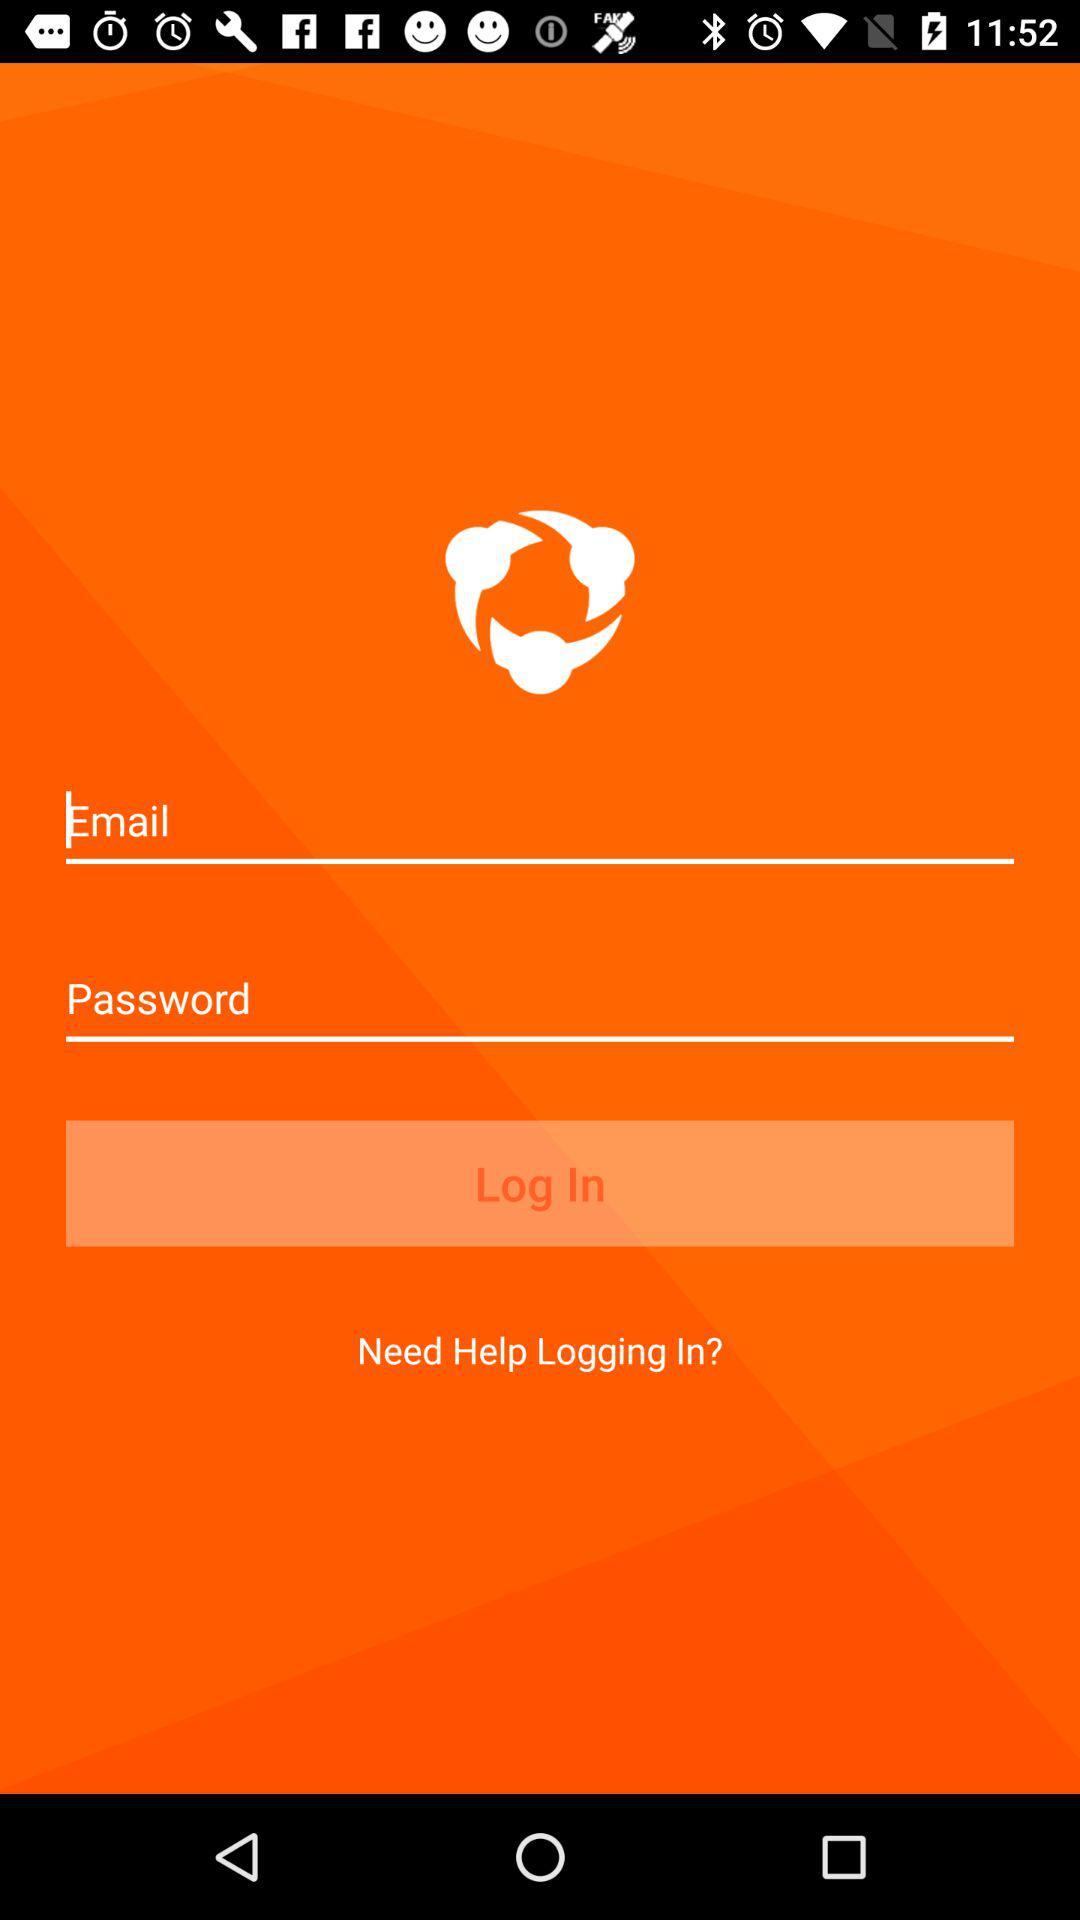 Image resolution: width=1080 pixels, height=1920 pixels. I want to click on the icon below log in, so click(540, 1349).